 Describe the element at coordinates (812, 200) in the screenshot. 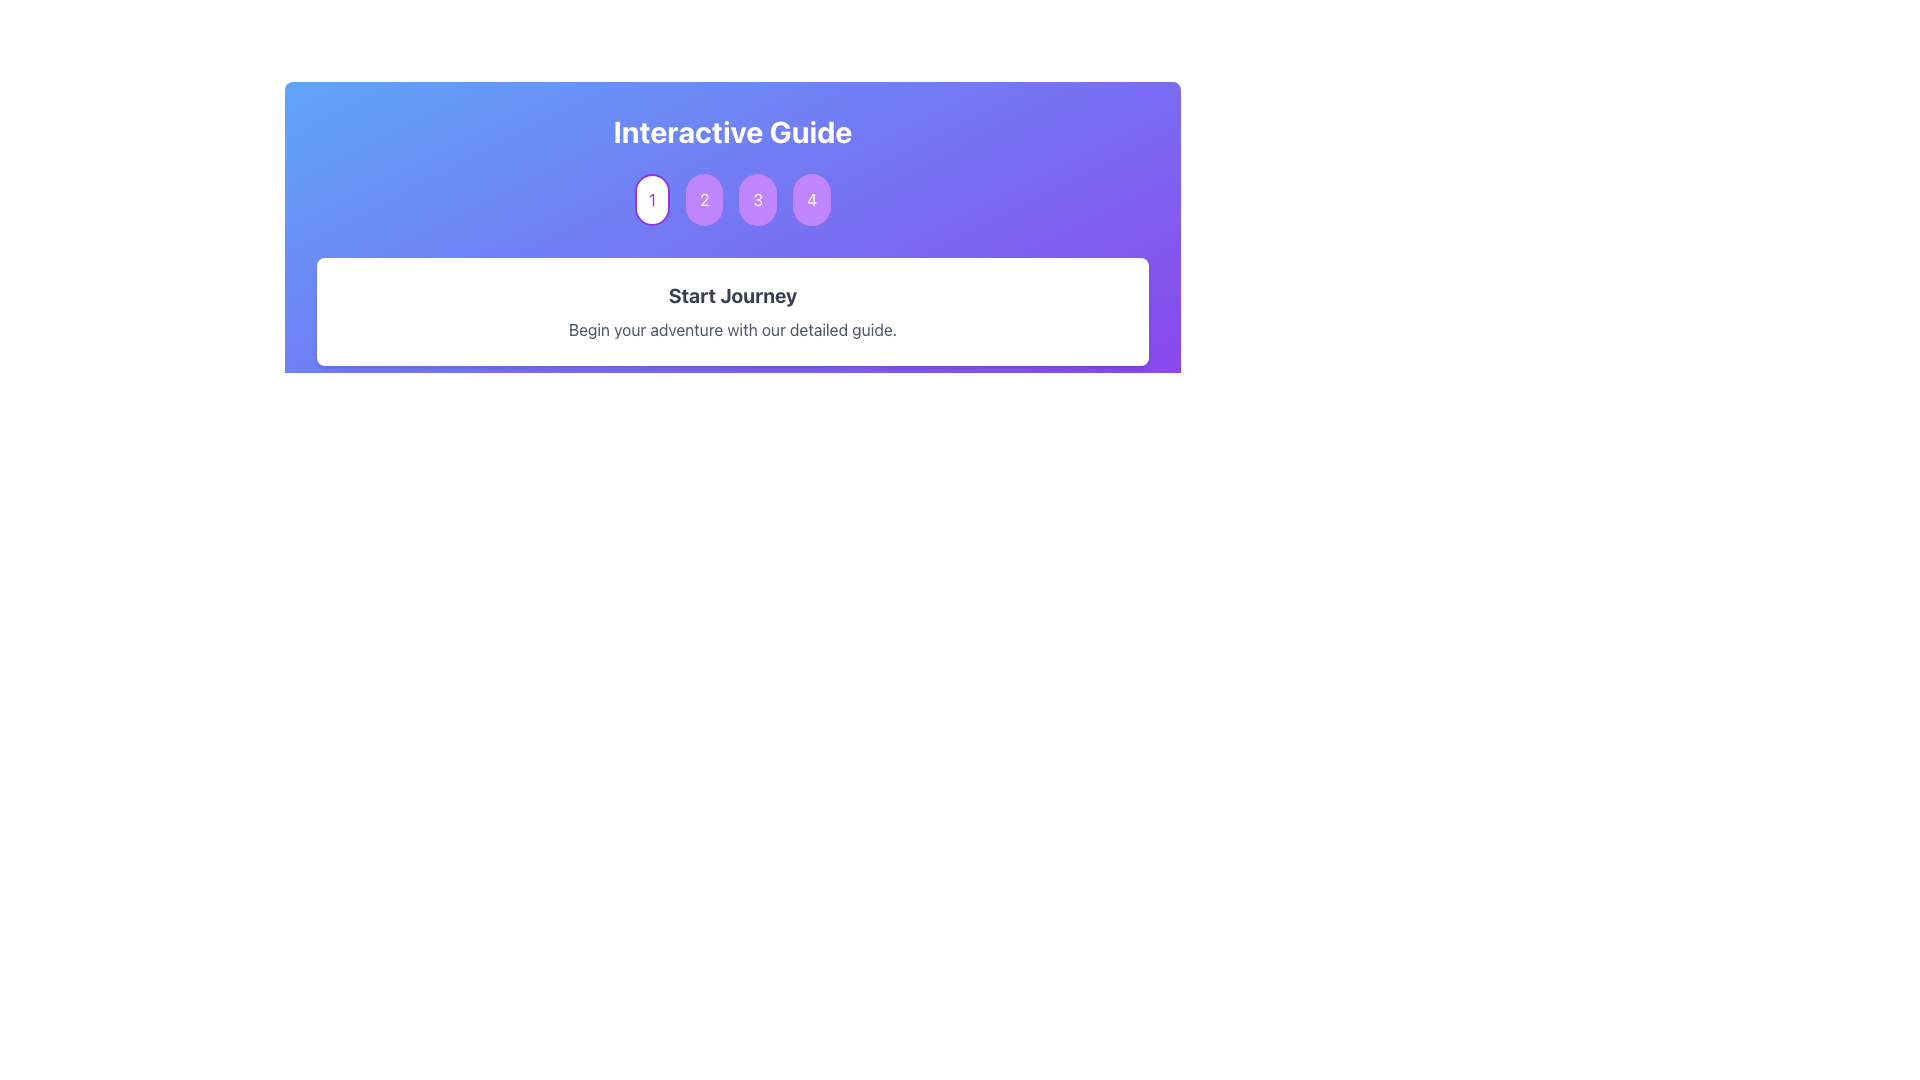

I see `the button labeled '4', which is the fourth button in a horizontal row under the 'Interactive Guide' heading` at that location.